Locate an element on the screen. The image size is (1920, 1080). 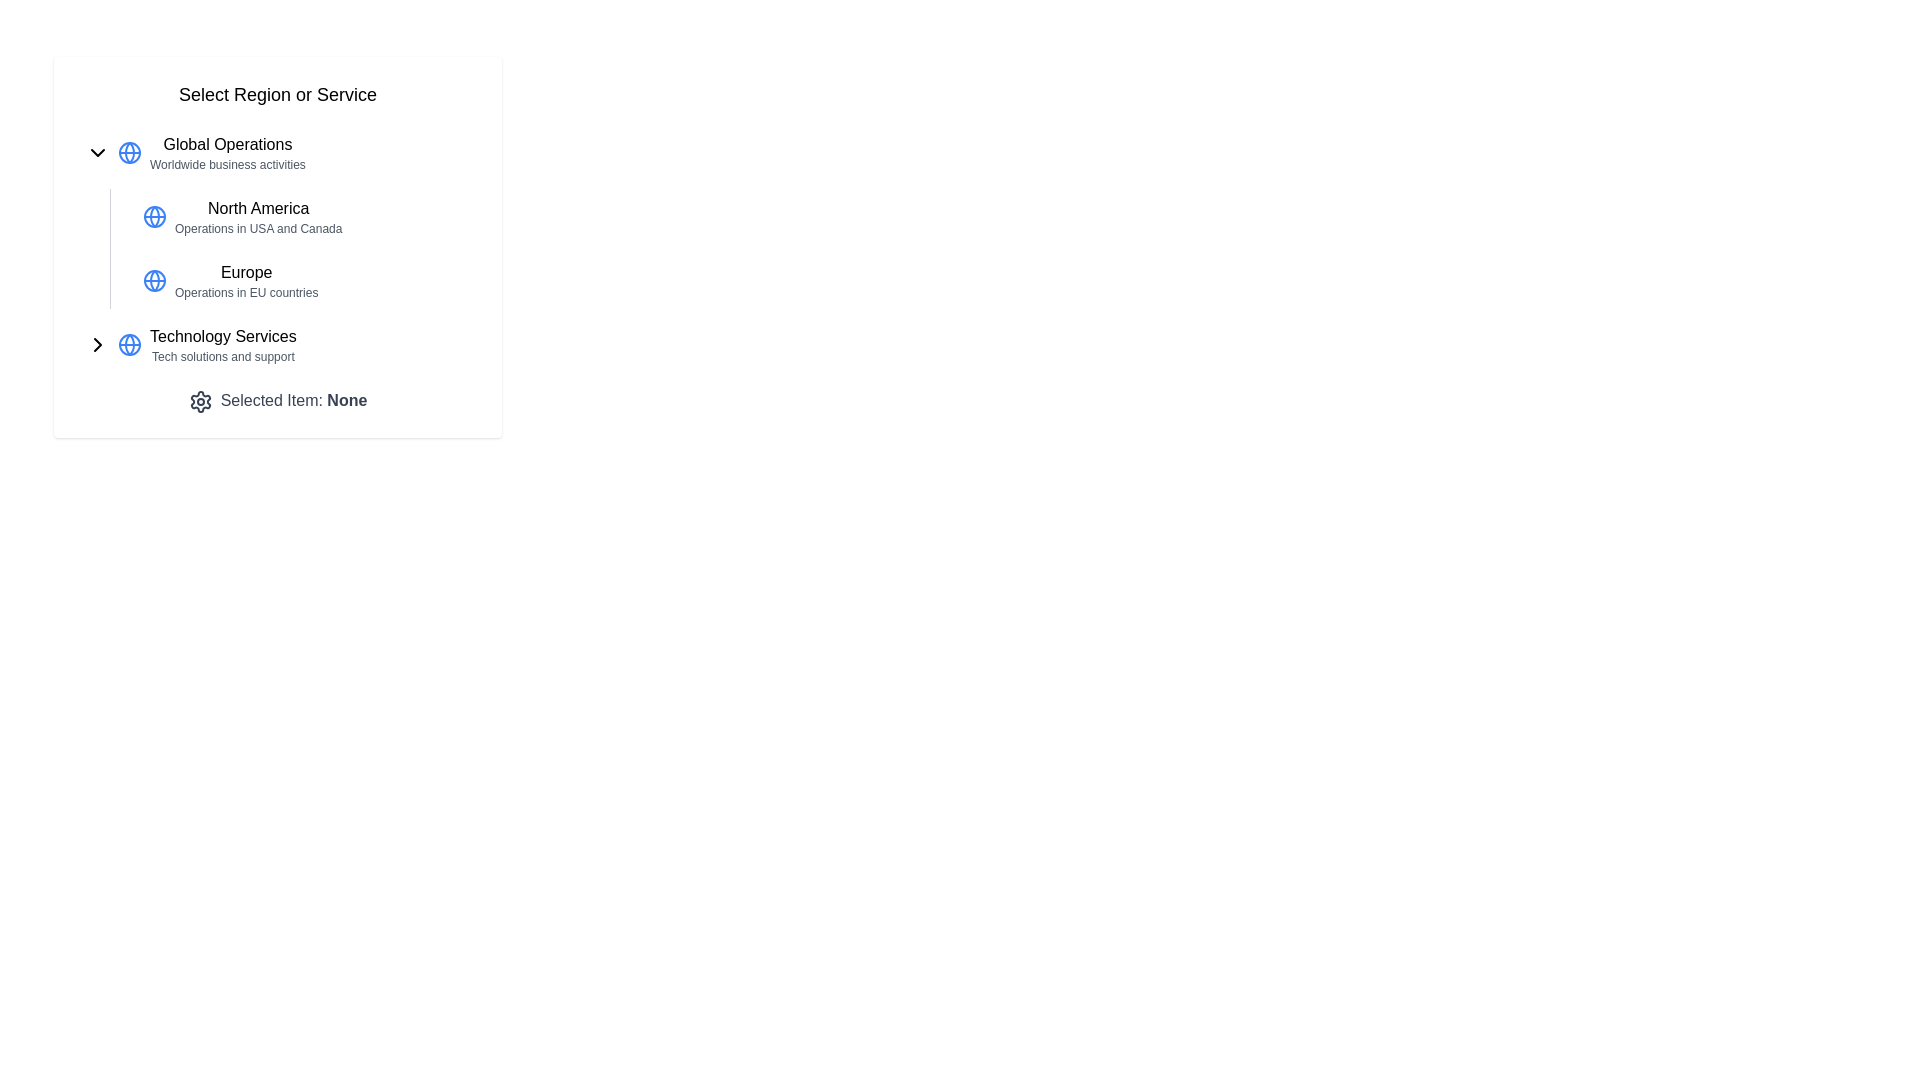
the text label displaying 'Europe', which is positioned below 'Global Operations' and 'North America' is located at coordinates (245, 273).